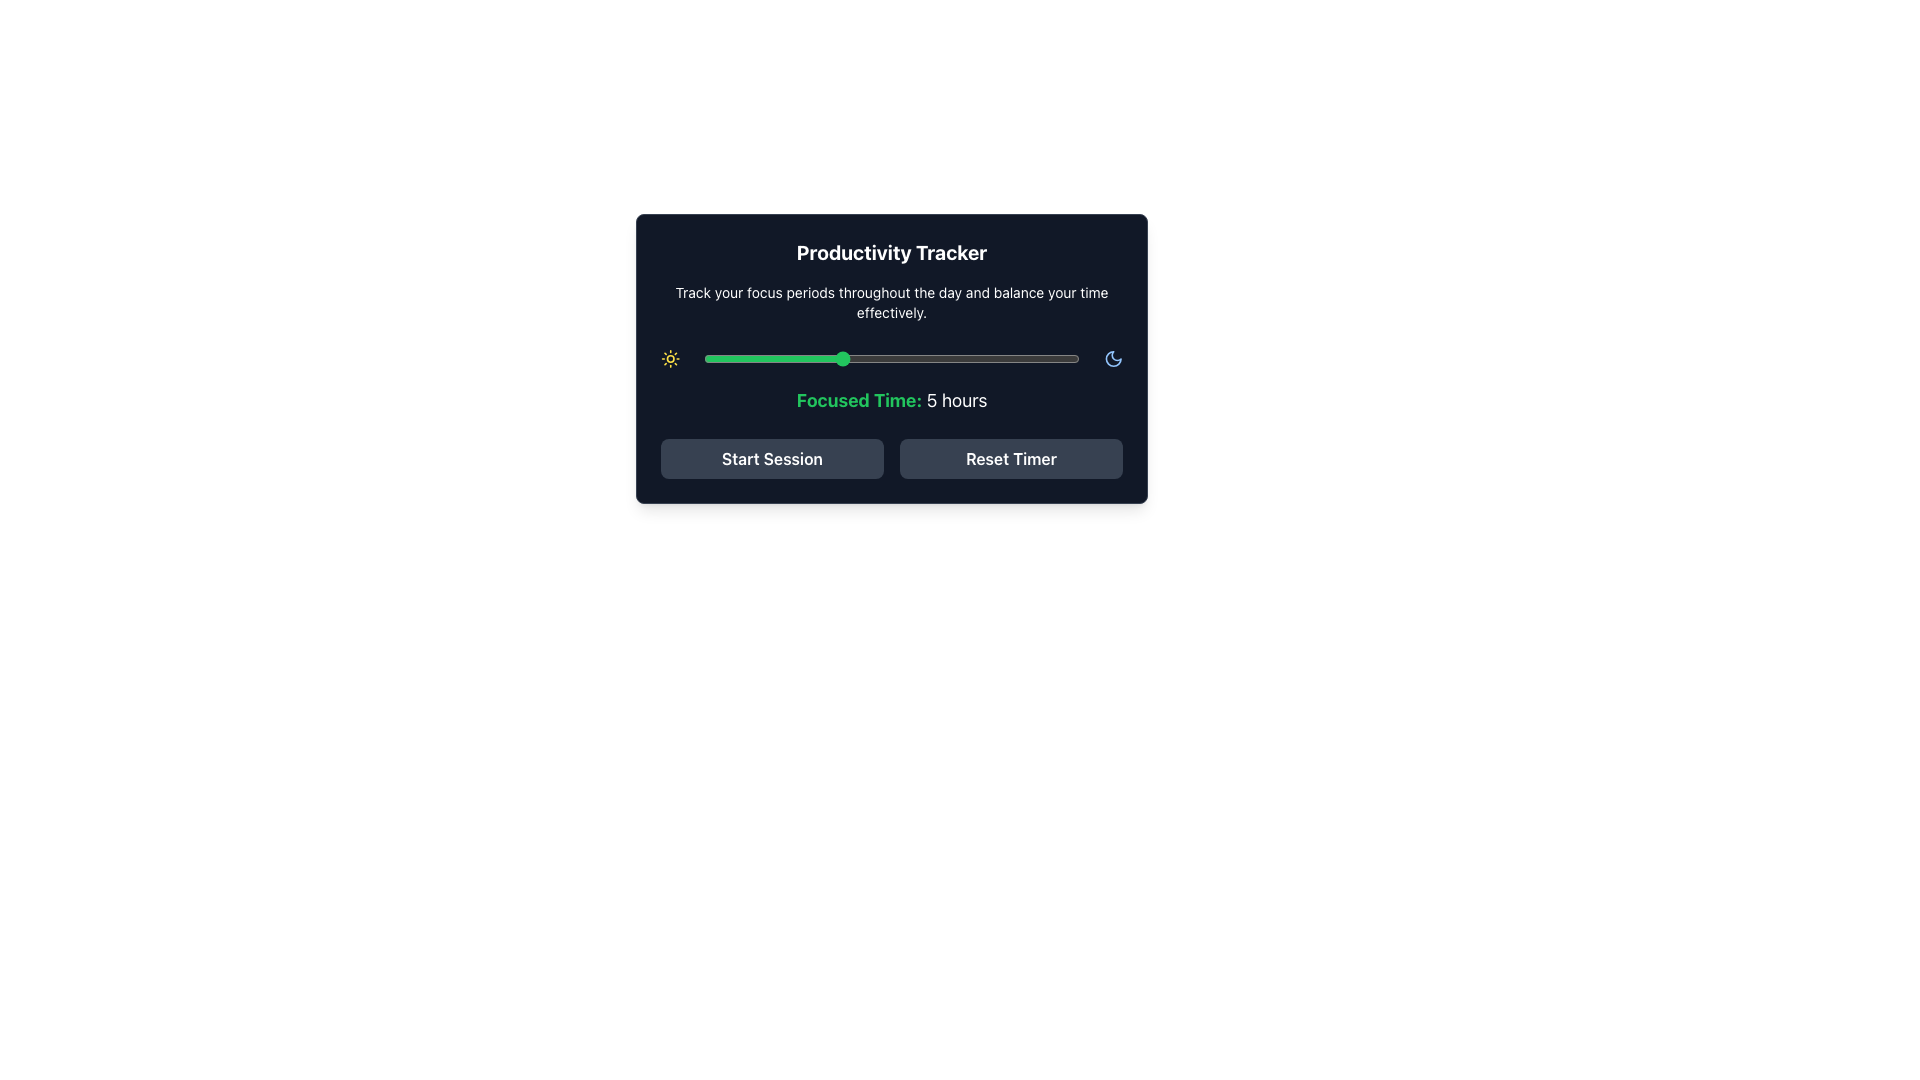 Image resolution: width=1920 pixels, height=1080 pixels. What do you see at coordinates (907, 357) in the screenshot?
I see `the slider value` at bounding box center [907, 357].